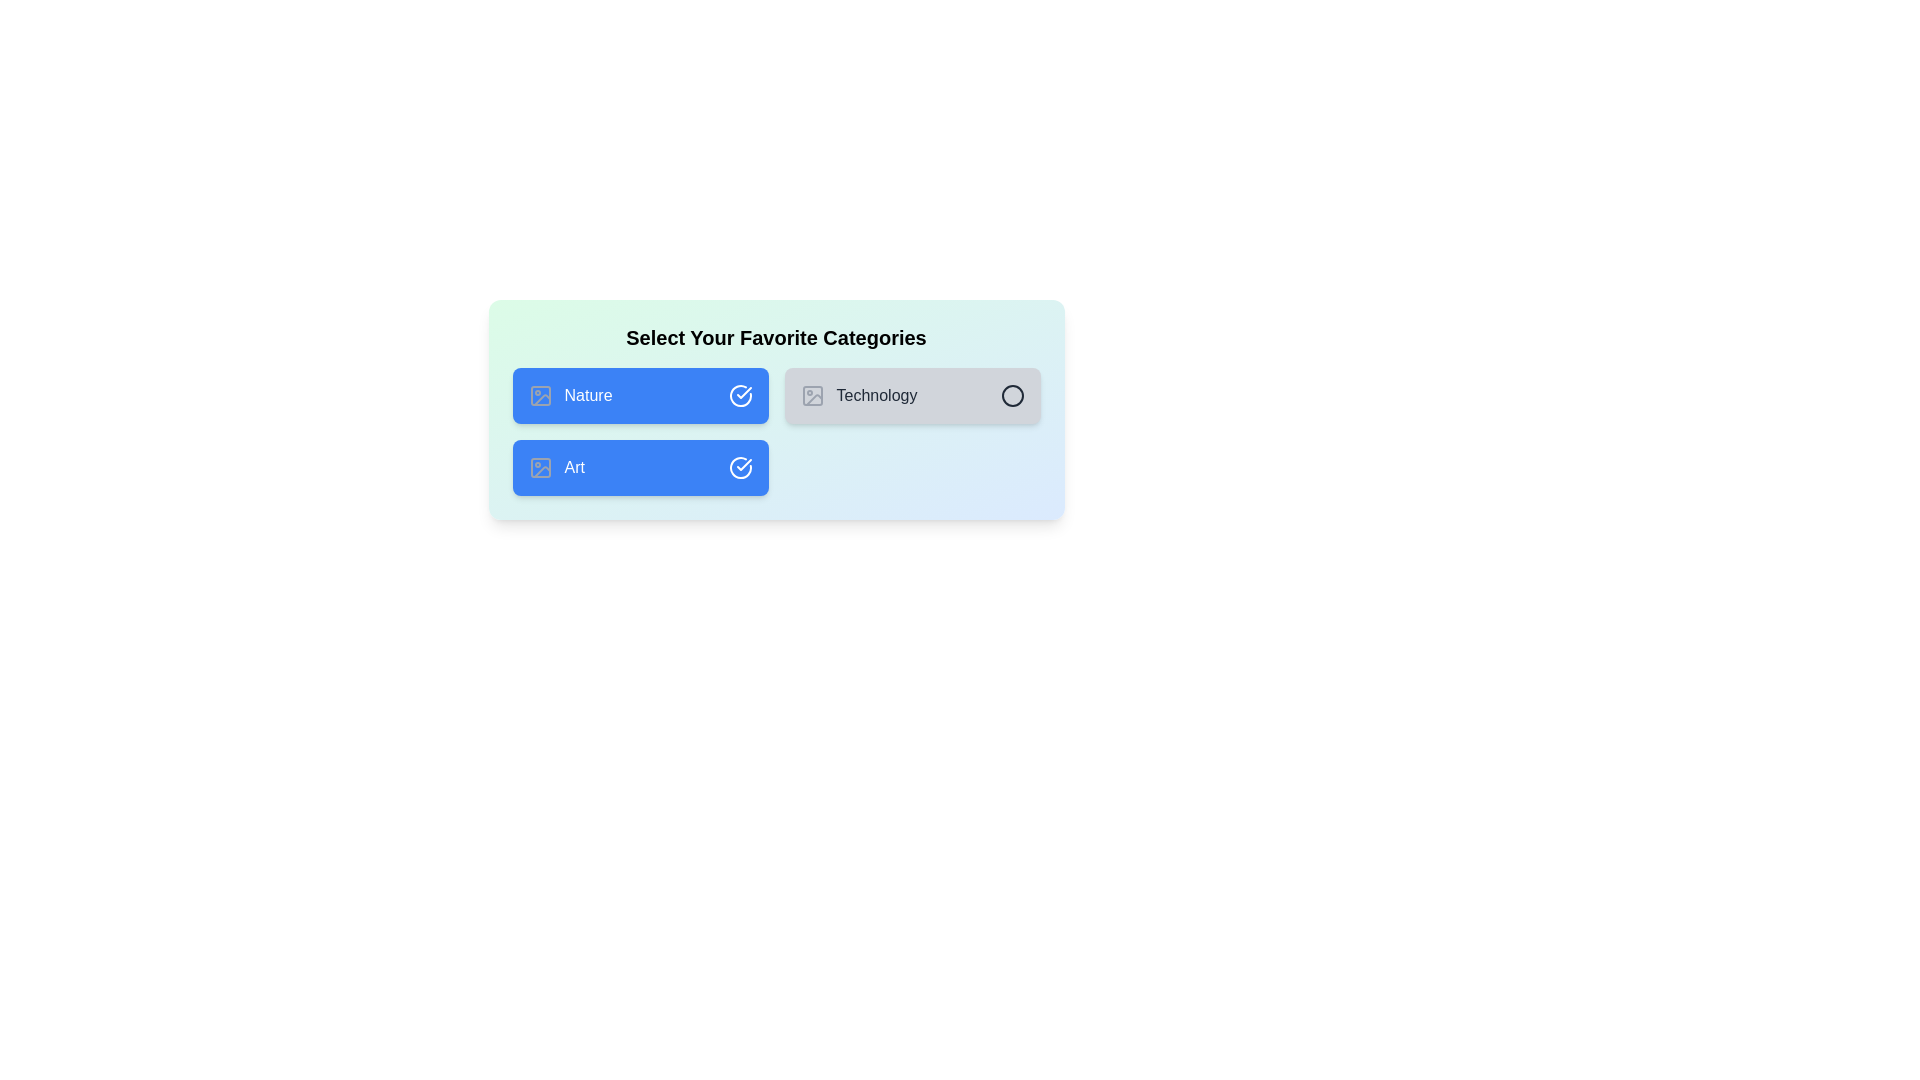 The height and width of the screenshot is (1080, 1920). What do you see at coordinates (911, 396) in the screenshot?
I see `the category Technology to observe the hover effect` at bounding box center [911, 396].